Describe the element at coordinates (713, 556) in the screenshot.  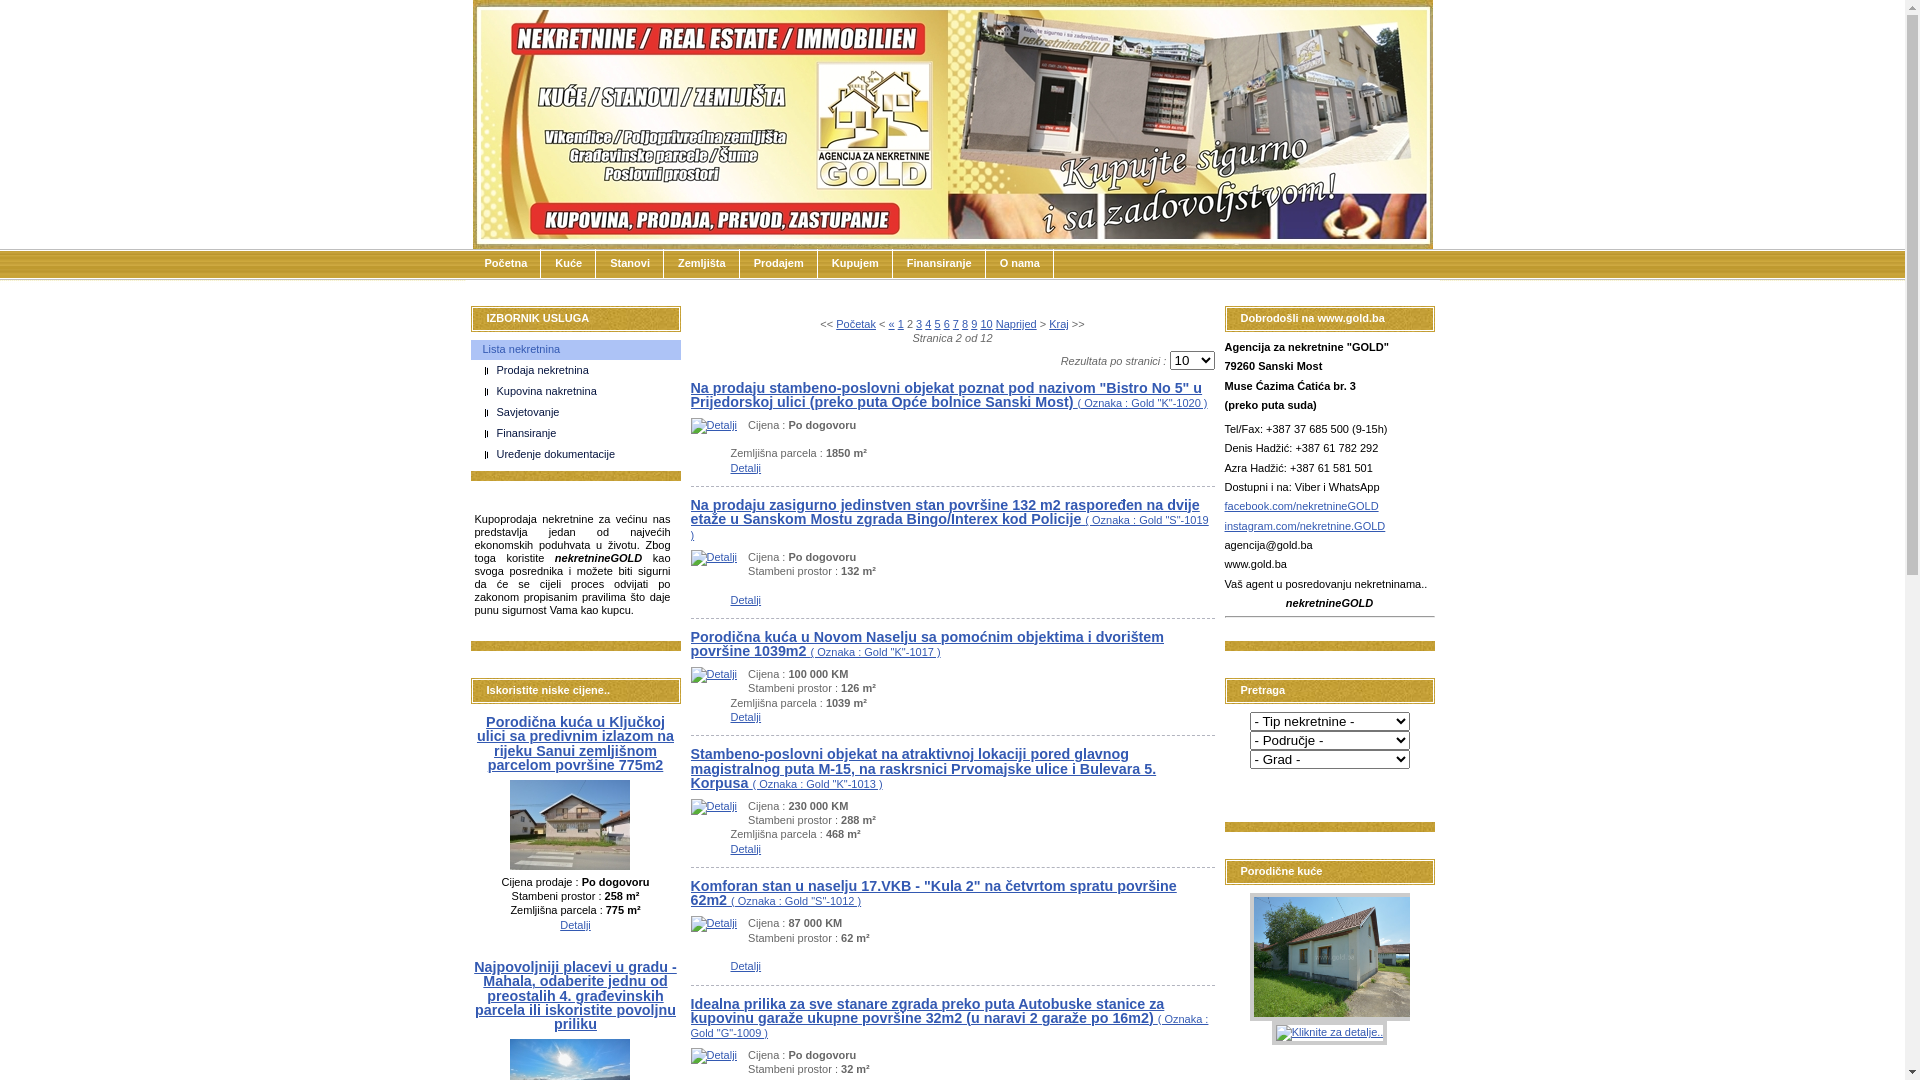
I see `'Detalji'` at that location.